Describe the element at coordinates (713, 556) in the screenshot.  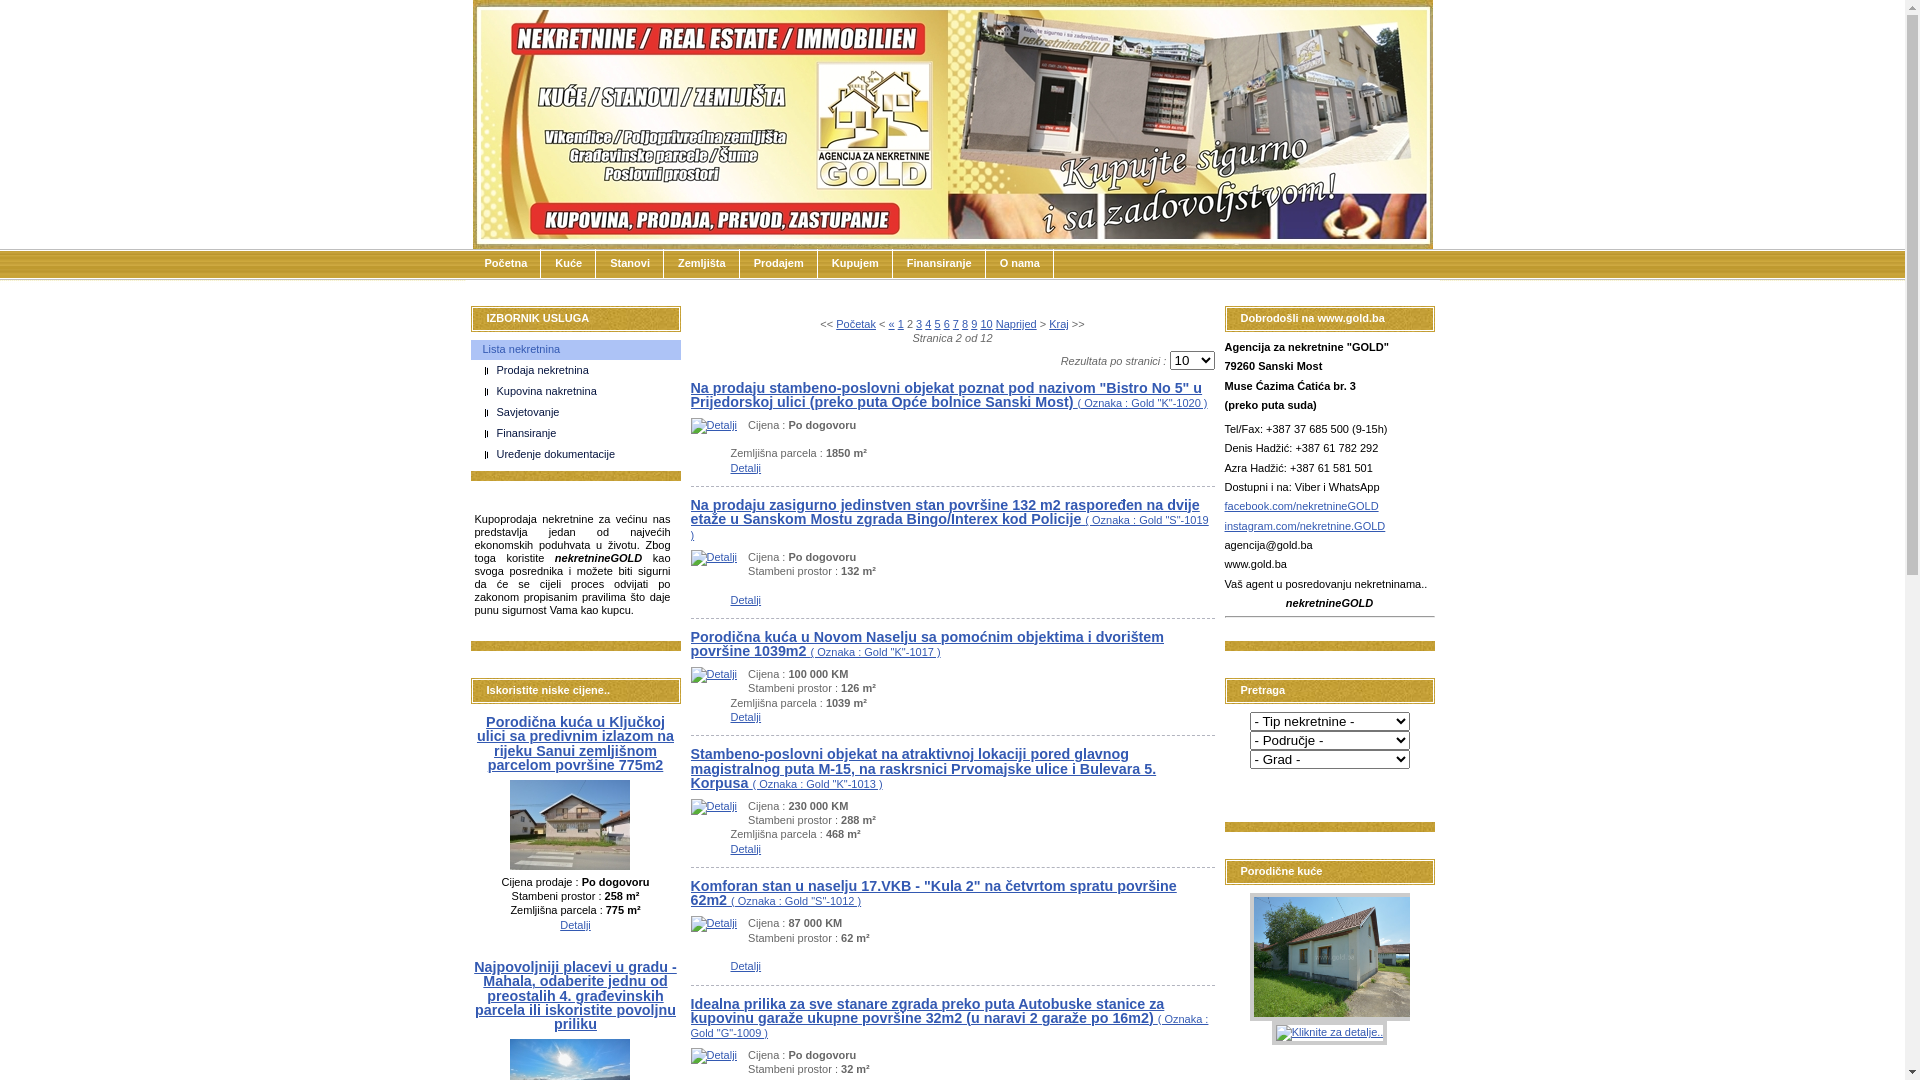
I see `'Detalji'` at that location.